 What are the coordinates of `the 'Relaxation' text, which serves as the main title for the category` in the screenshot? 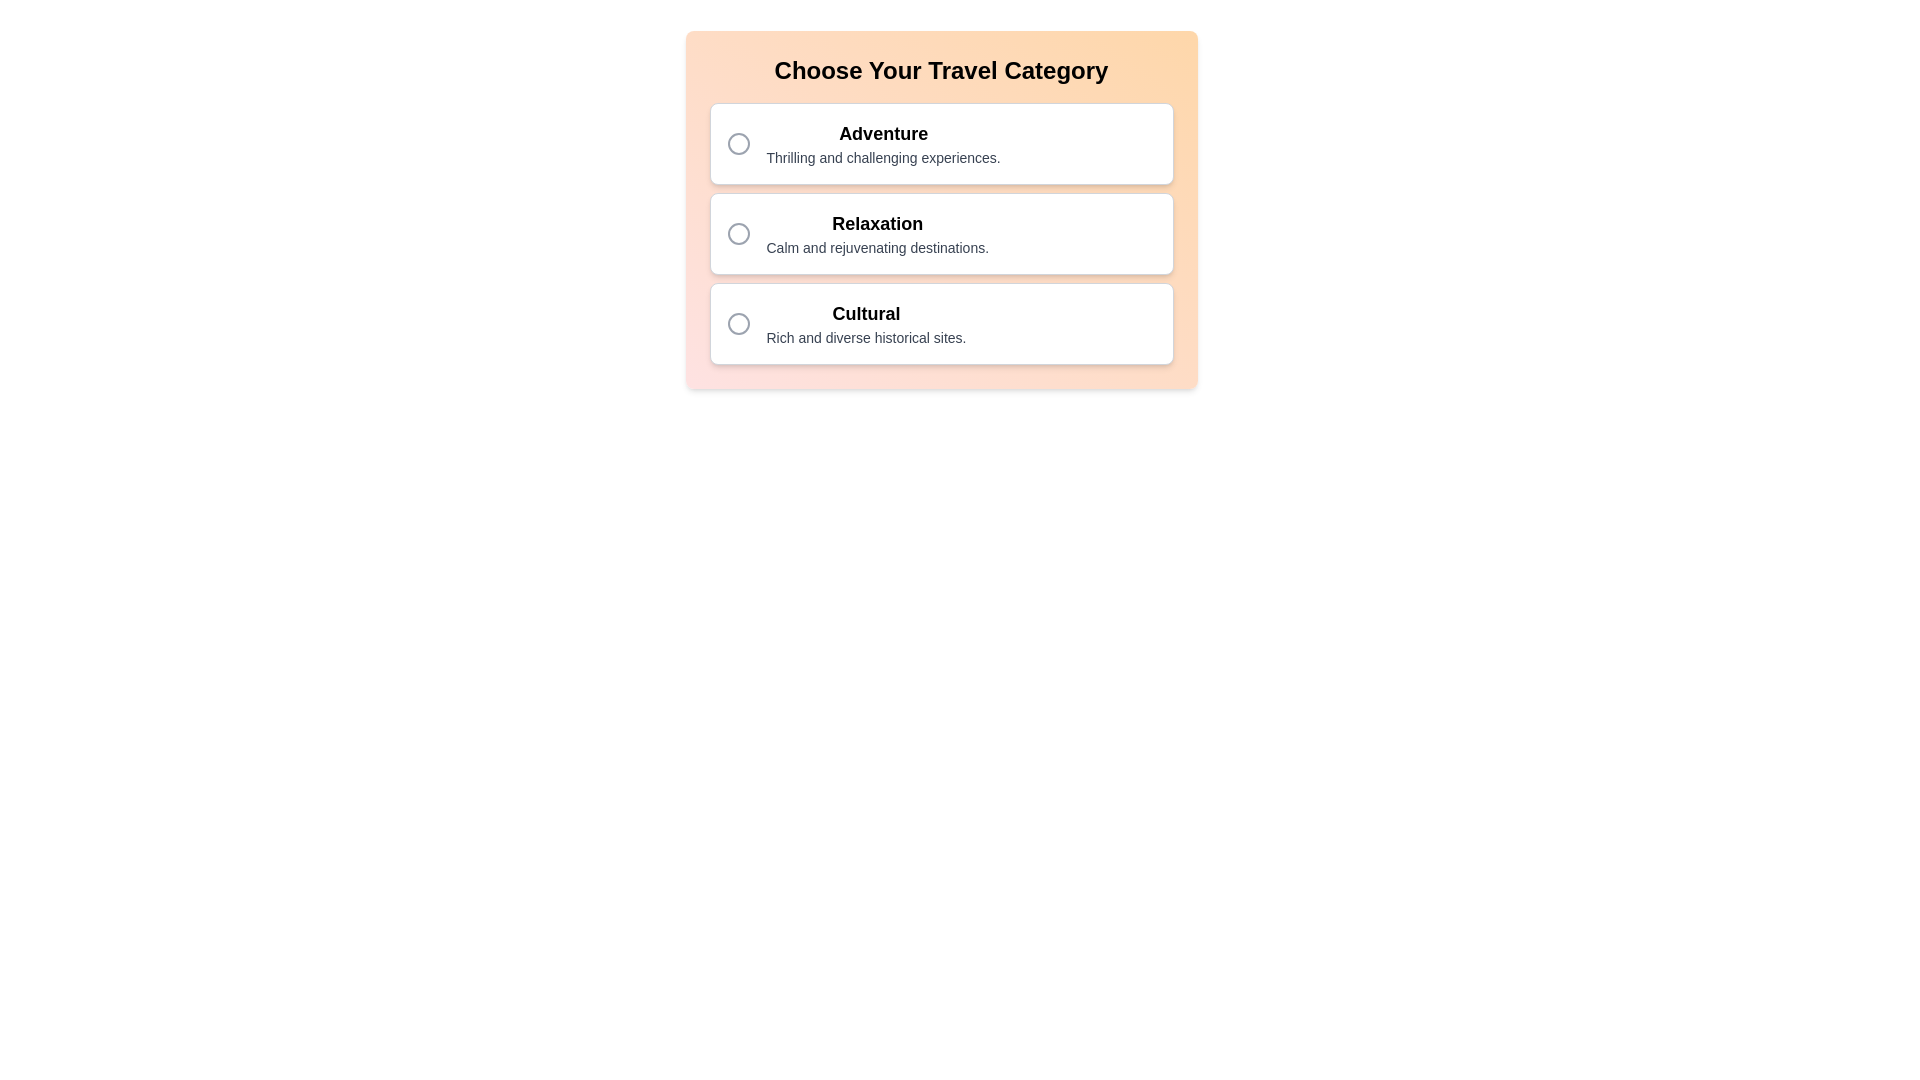 It's located at (877, 223).